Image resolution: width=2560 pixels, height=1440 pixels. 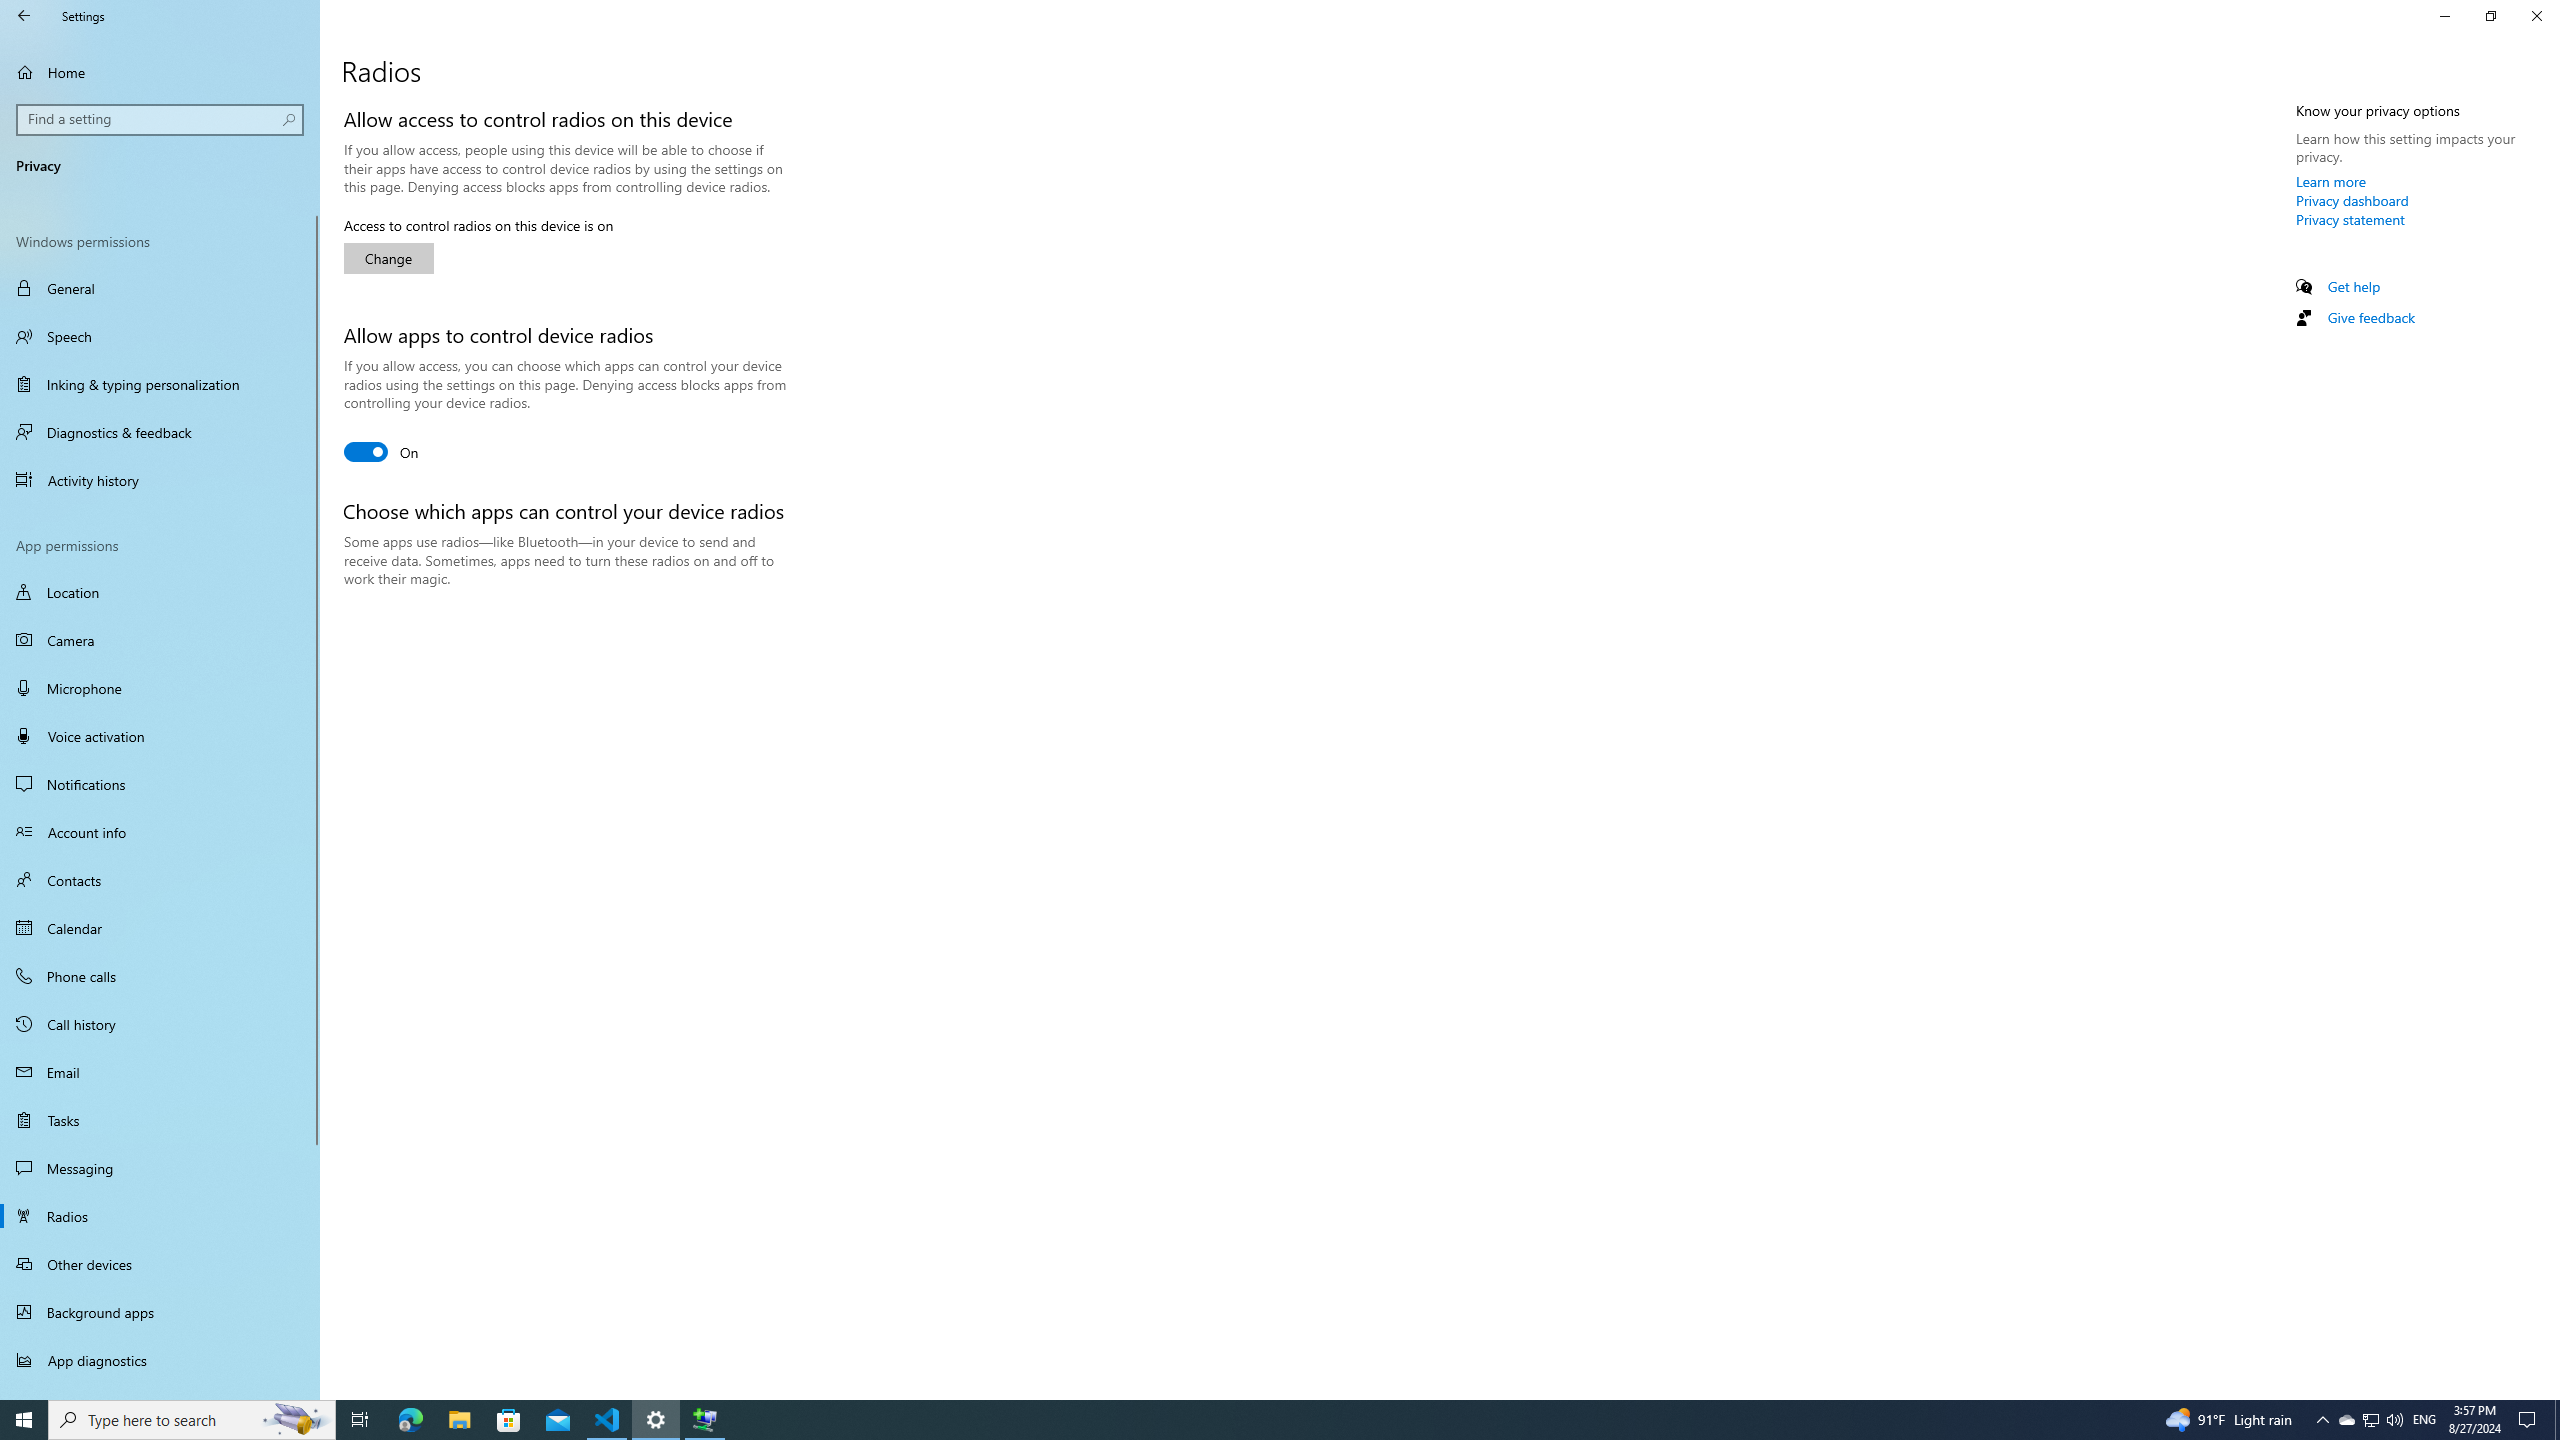 What do you see at coordinates (2393, 1418) in the screenshot?
I see `'Q2790: 100%'` at bounding box center [2393, 1418].